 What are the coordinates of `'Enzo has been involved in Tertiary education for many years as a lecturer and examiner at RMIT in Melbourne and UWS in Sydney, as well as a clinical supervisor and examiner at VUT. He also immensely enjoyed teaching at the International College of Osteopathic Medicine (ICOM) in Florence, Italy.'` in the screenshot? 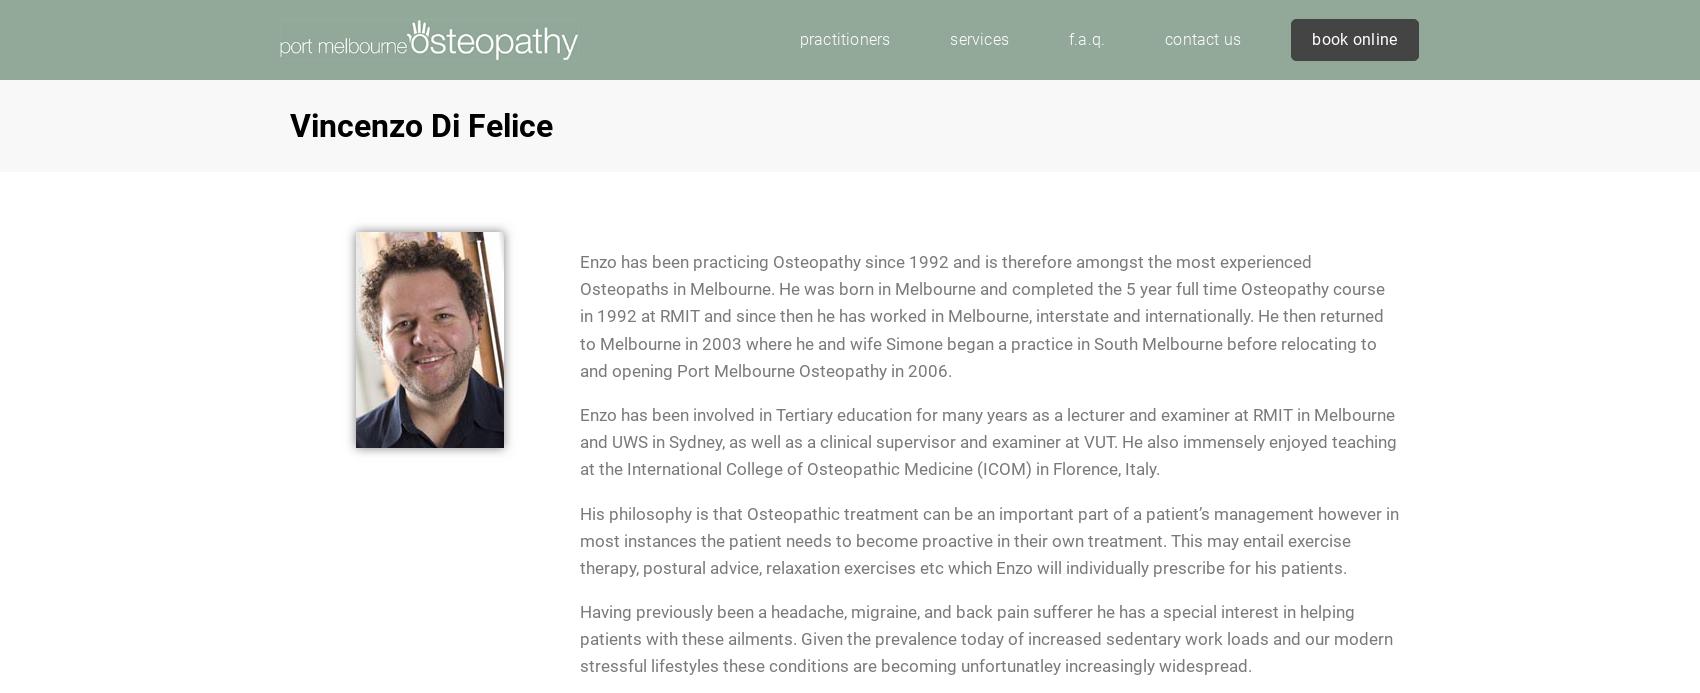 It's located at (987, 441).